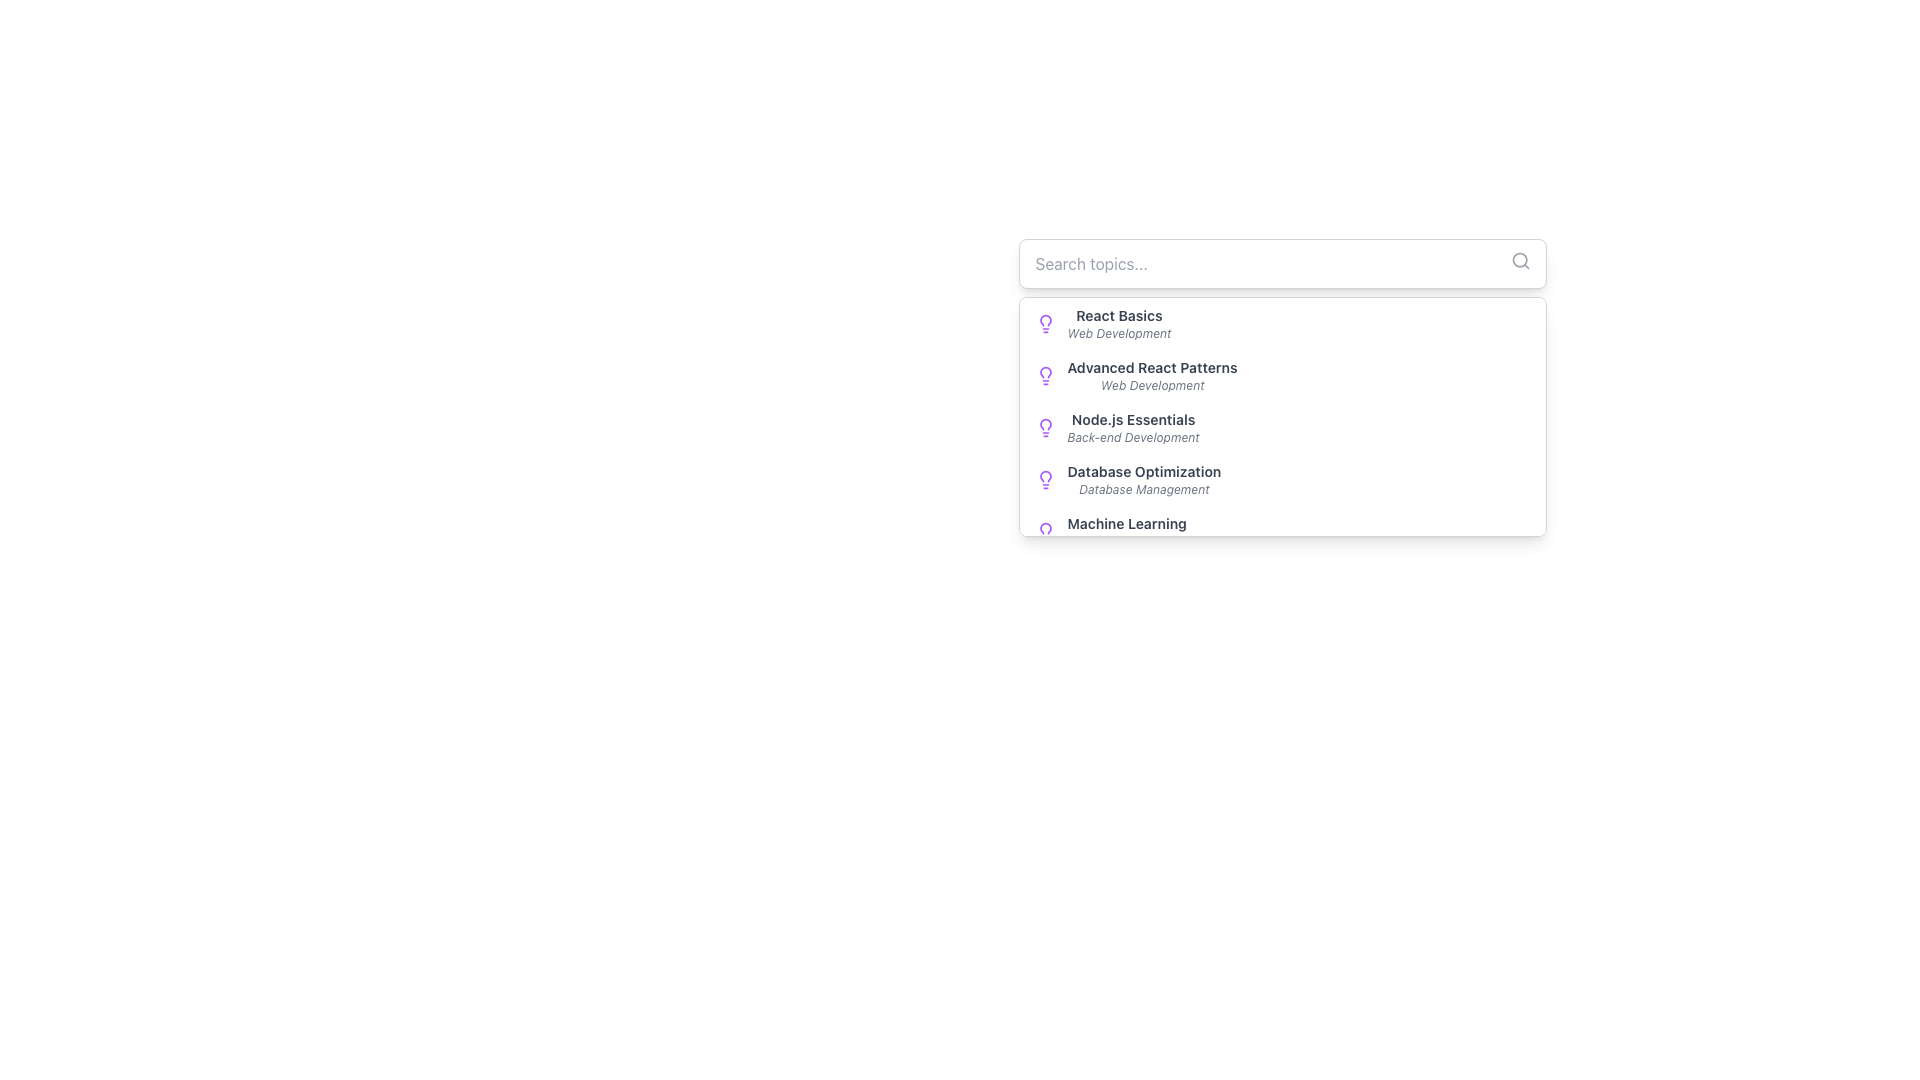 The height and width of the screenshot is (1080, 1920). Describe the element at coordinates (1144, 489) in the screenshot. I see `the text label that displays 'Database Management', which is styled in a small italicized gray font and located directly beneath 'Database Optimization'` at that location.